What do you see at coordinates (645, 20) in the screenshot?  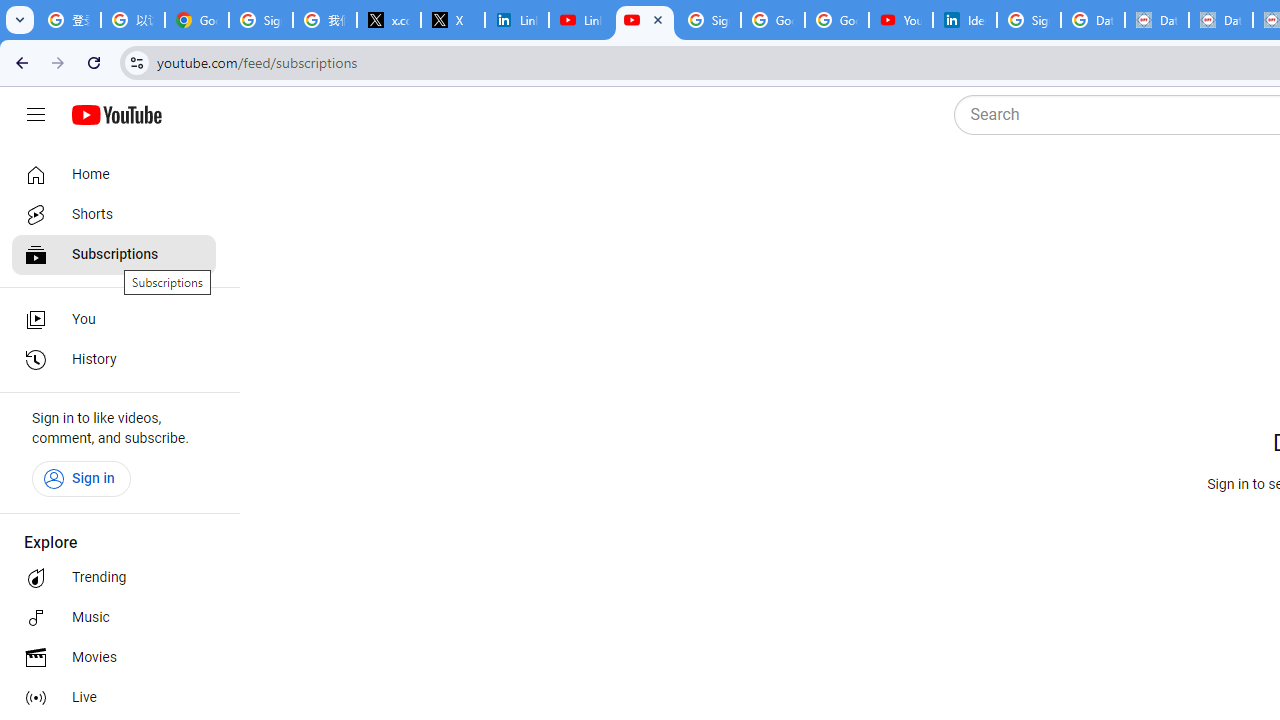 I see `'Subscriptions - YouTube'` at bounding box center [645, 20].